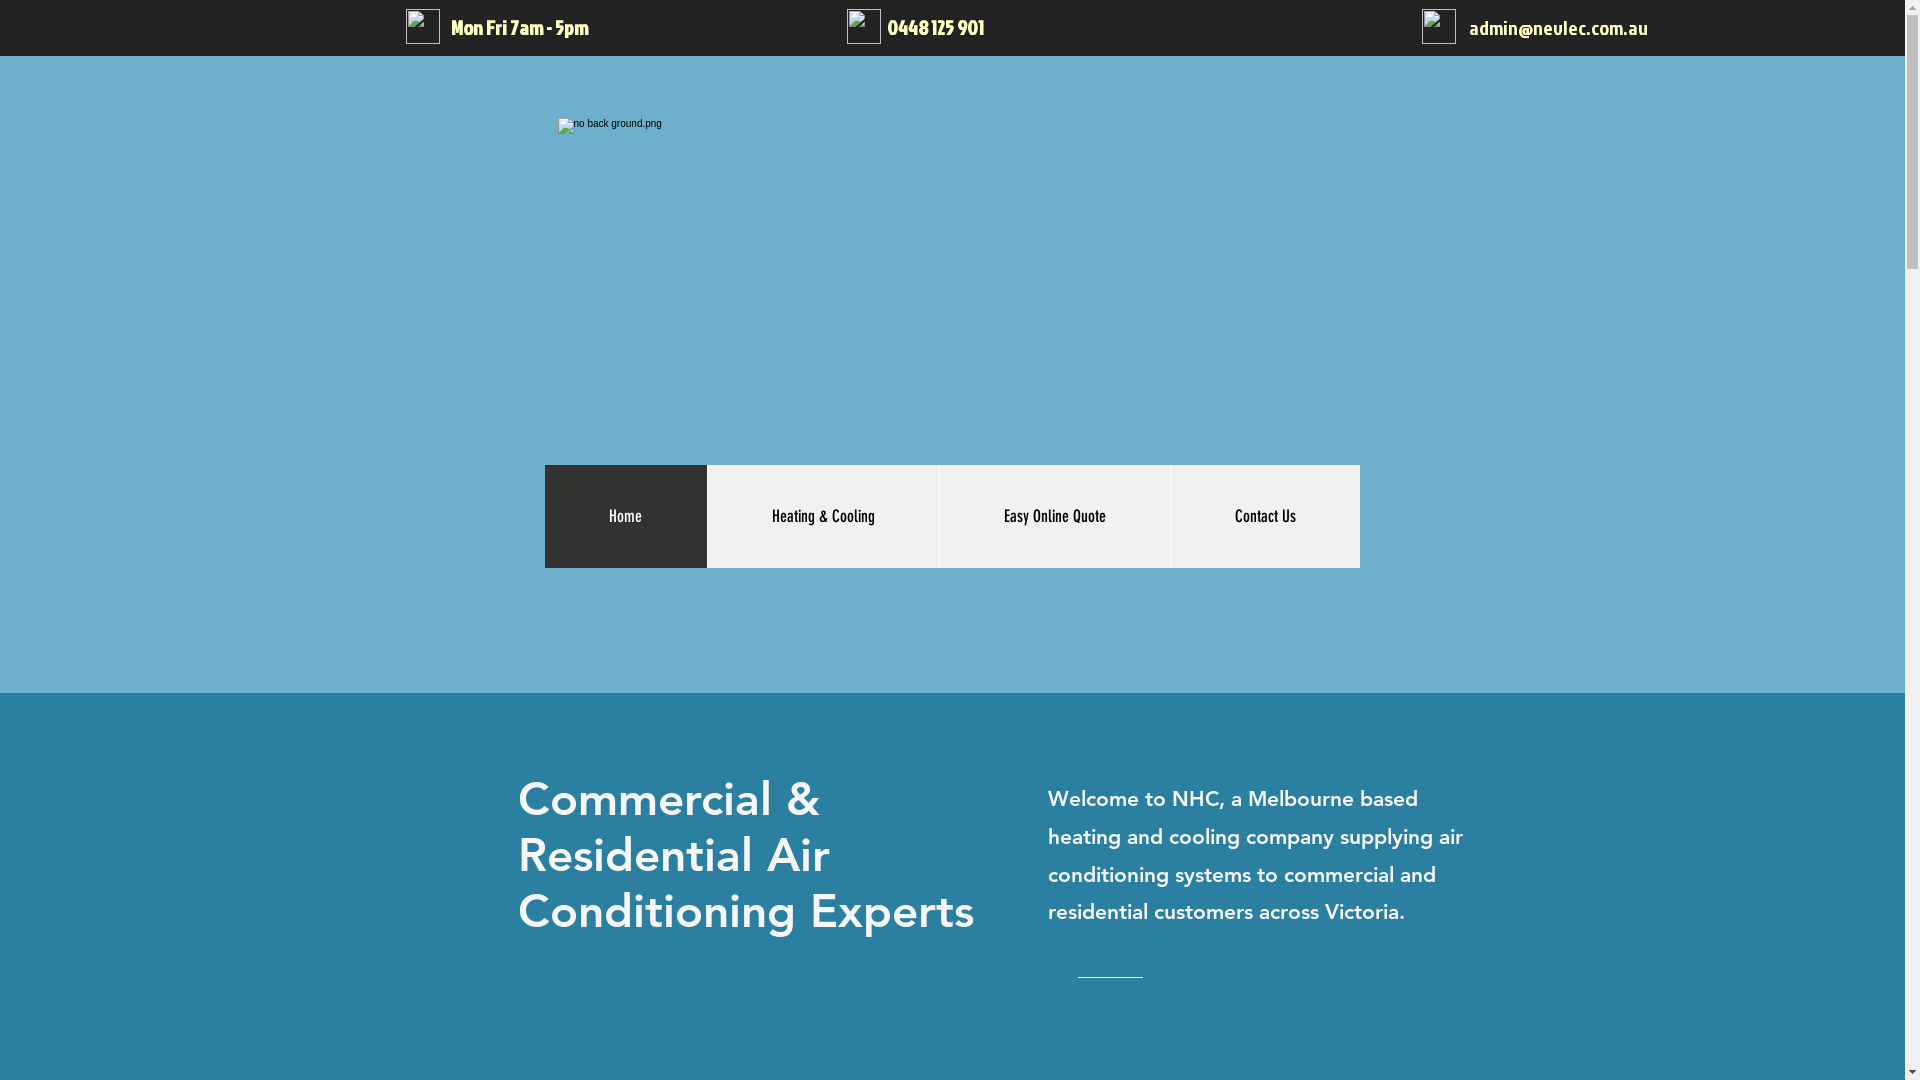 The width and height of the screenshot is (1920, 1080). Describe the element at coordinates (1468, 27) in the screenshot. I see `'admin@nevlec.com.au'` at that location.